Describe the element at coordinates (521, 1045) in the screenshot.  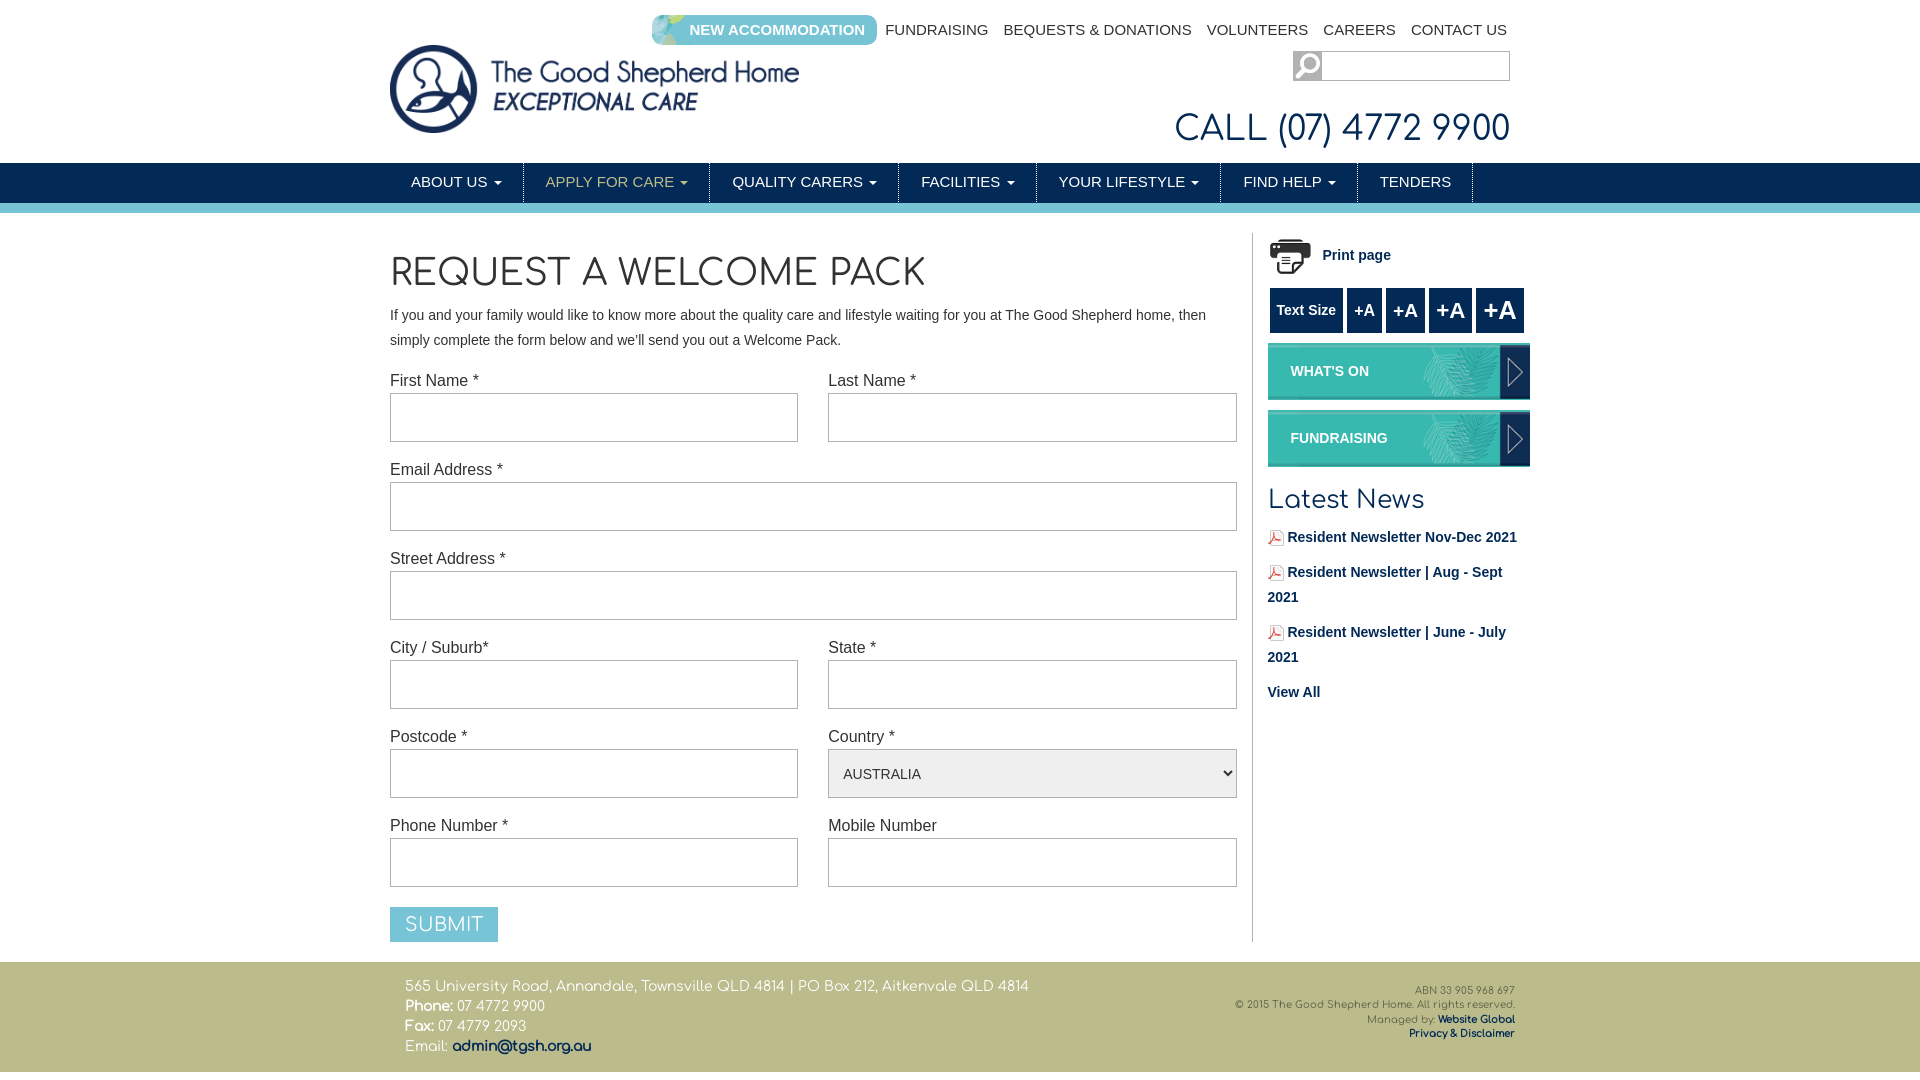
I see `'admin@tgsh.org.au'` at that location.